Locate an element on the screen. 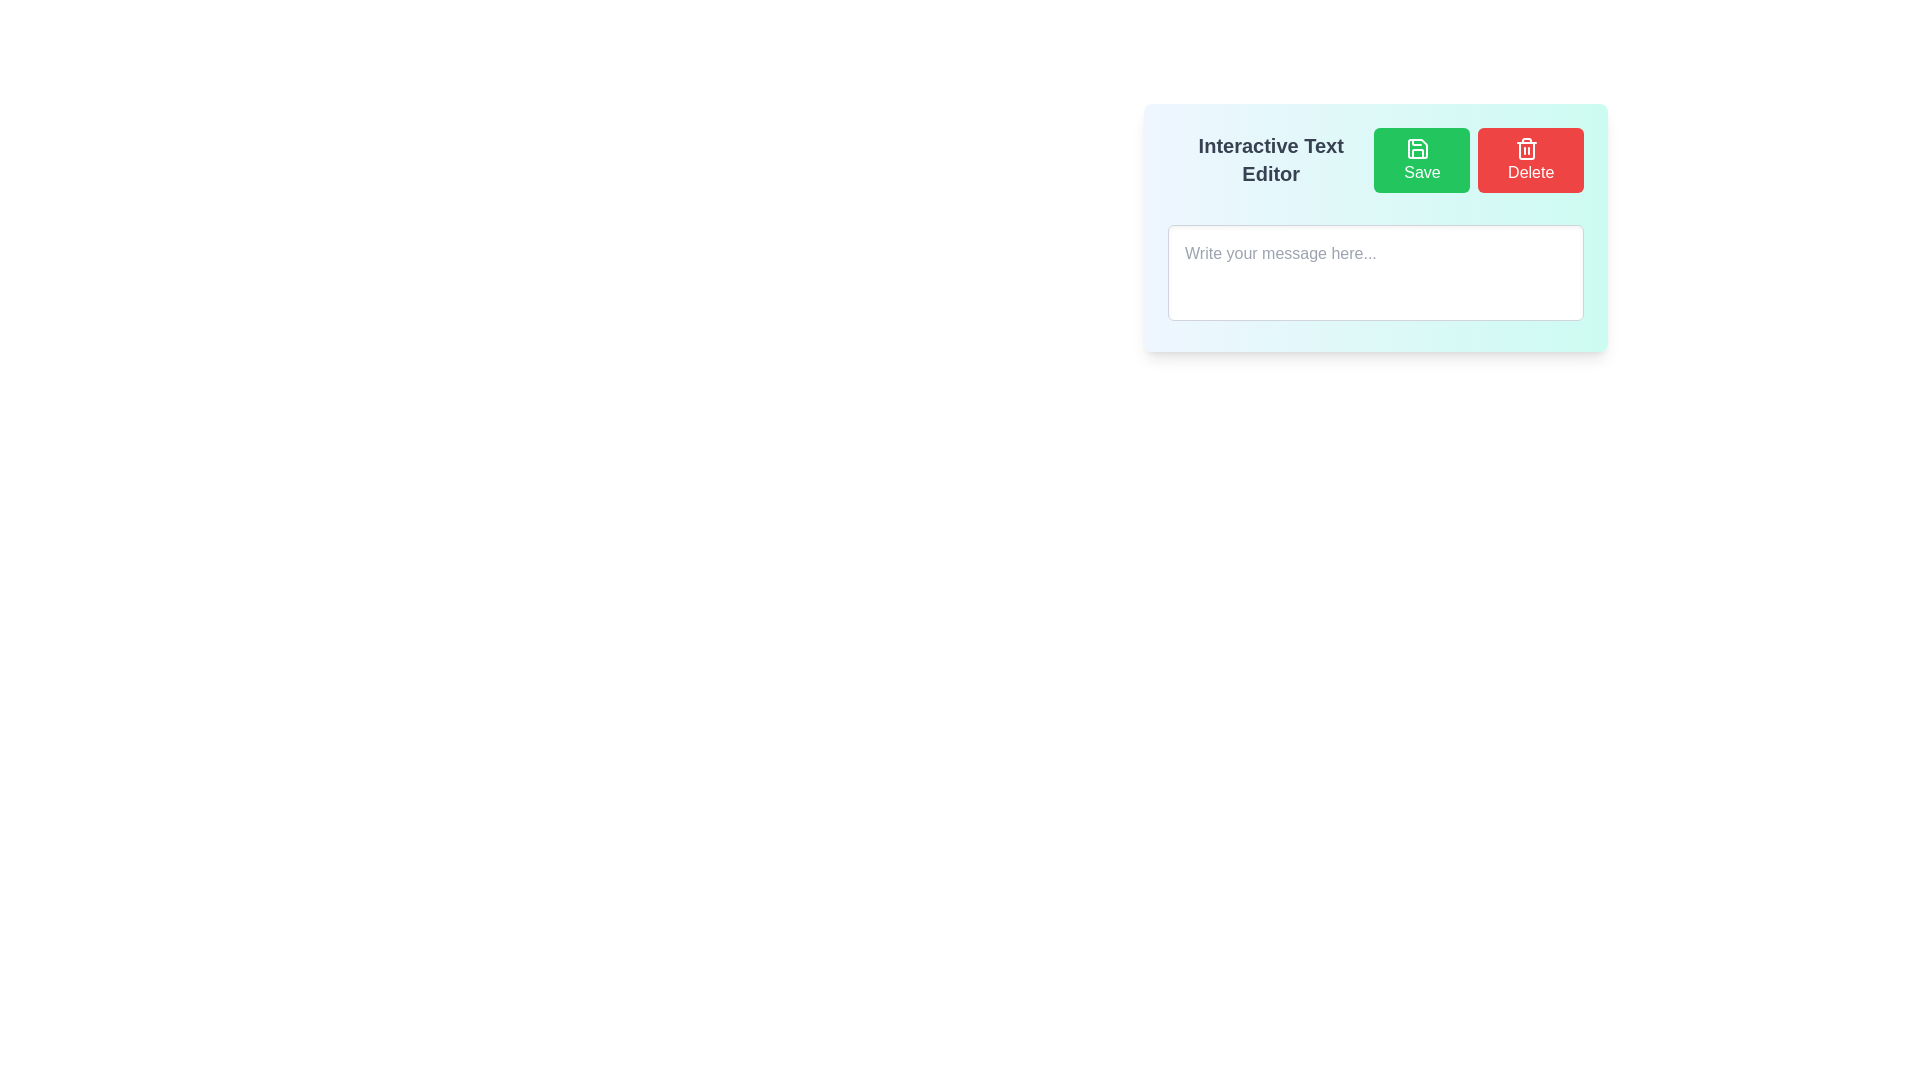  the red 'Delete' button with rounded corners located in the top-right section of the card interface is located at coordinates (1530, 158).